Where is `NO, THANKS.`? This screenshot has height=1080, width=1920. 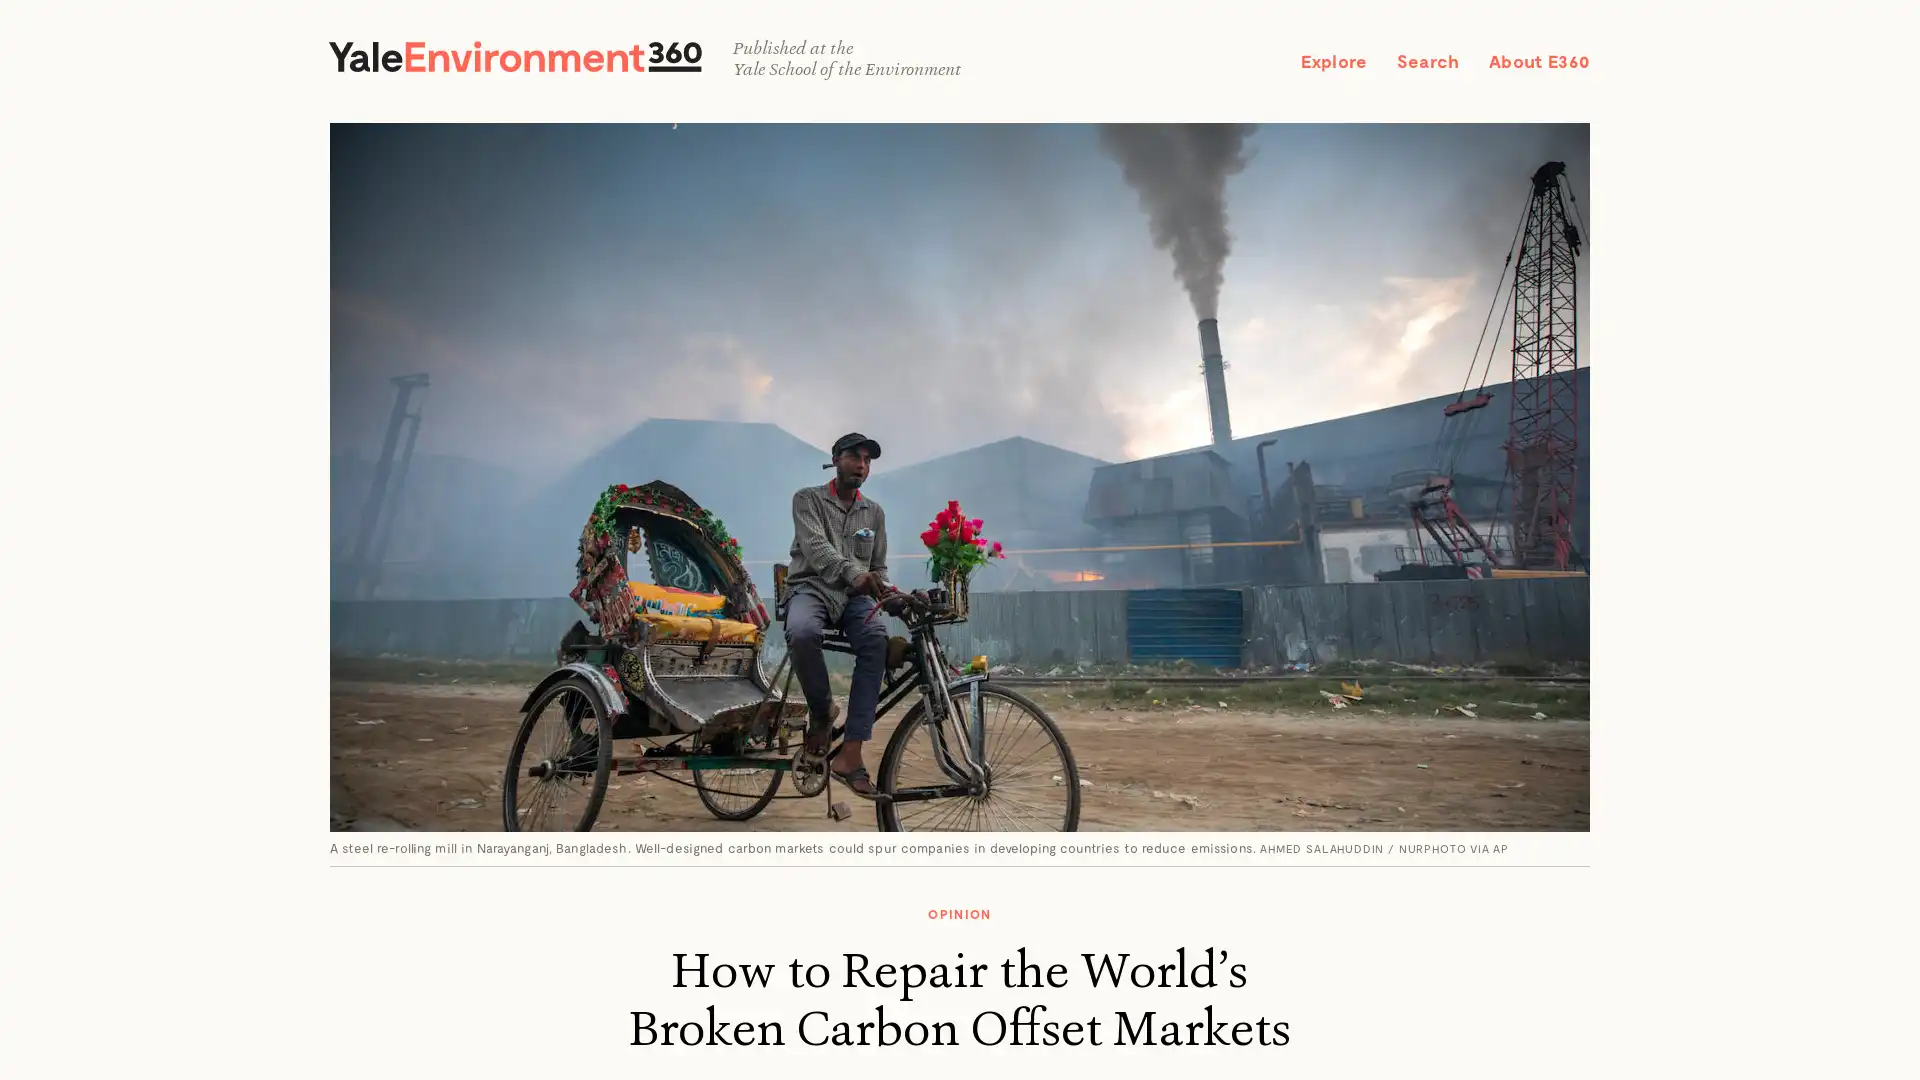
NO, THANKS. is located at coordinates (958, 685).